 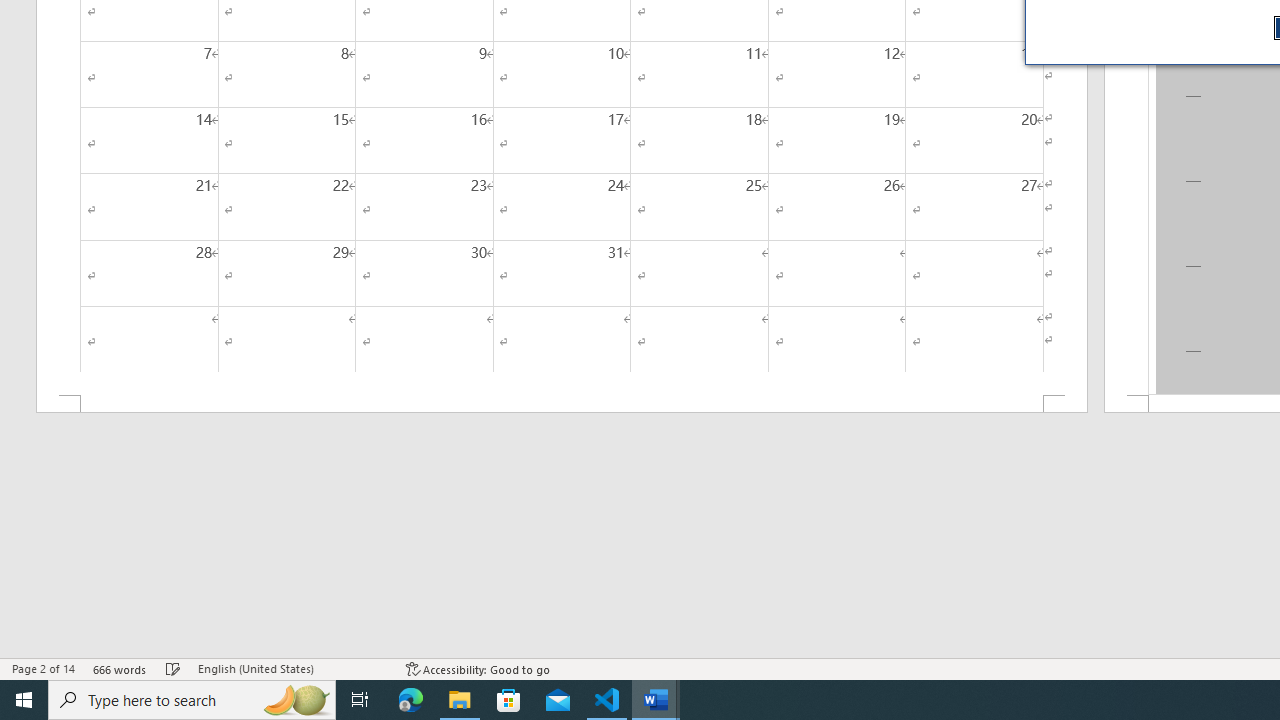 I want to click on 'Accessibility Checker Accessibility: Good to go', so click(x=477, y=669).